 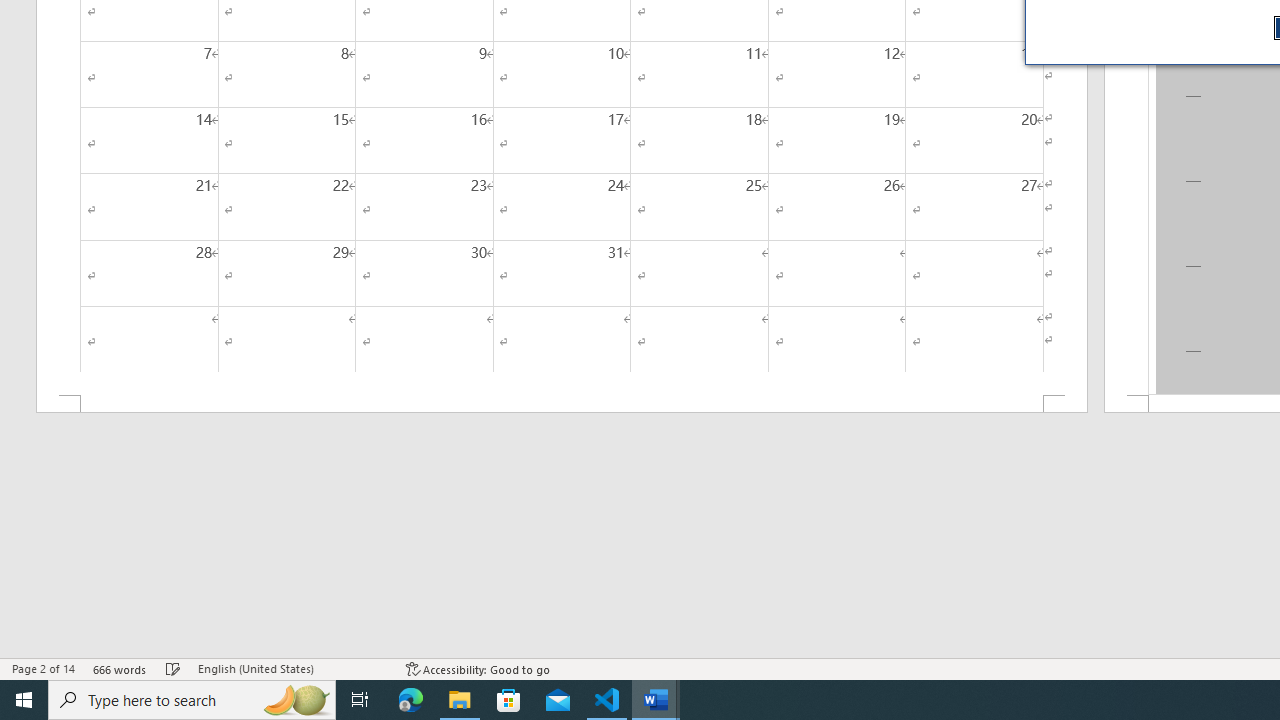 I want to click on 'Accessibility Checker Accessibility: Good to go', so click(x=477, y=669).